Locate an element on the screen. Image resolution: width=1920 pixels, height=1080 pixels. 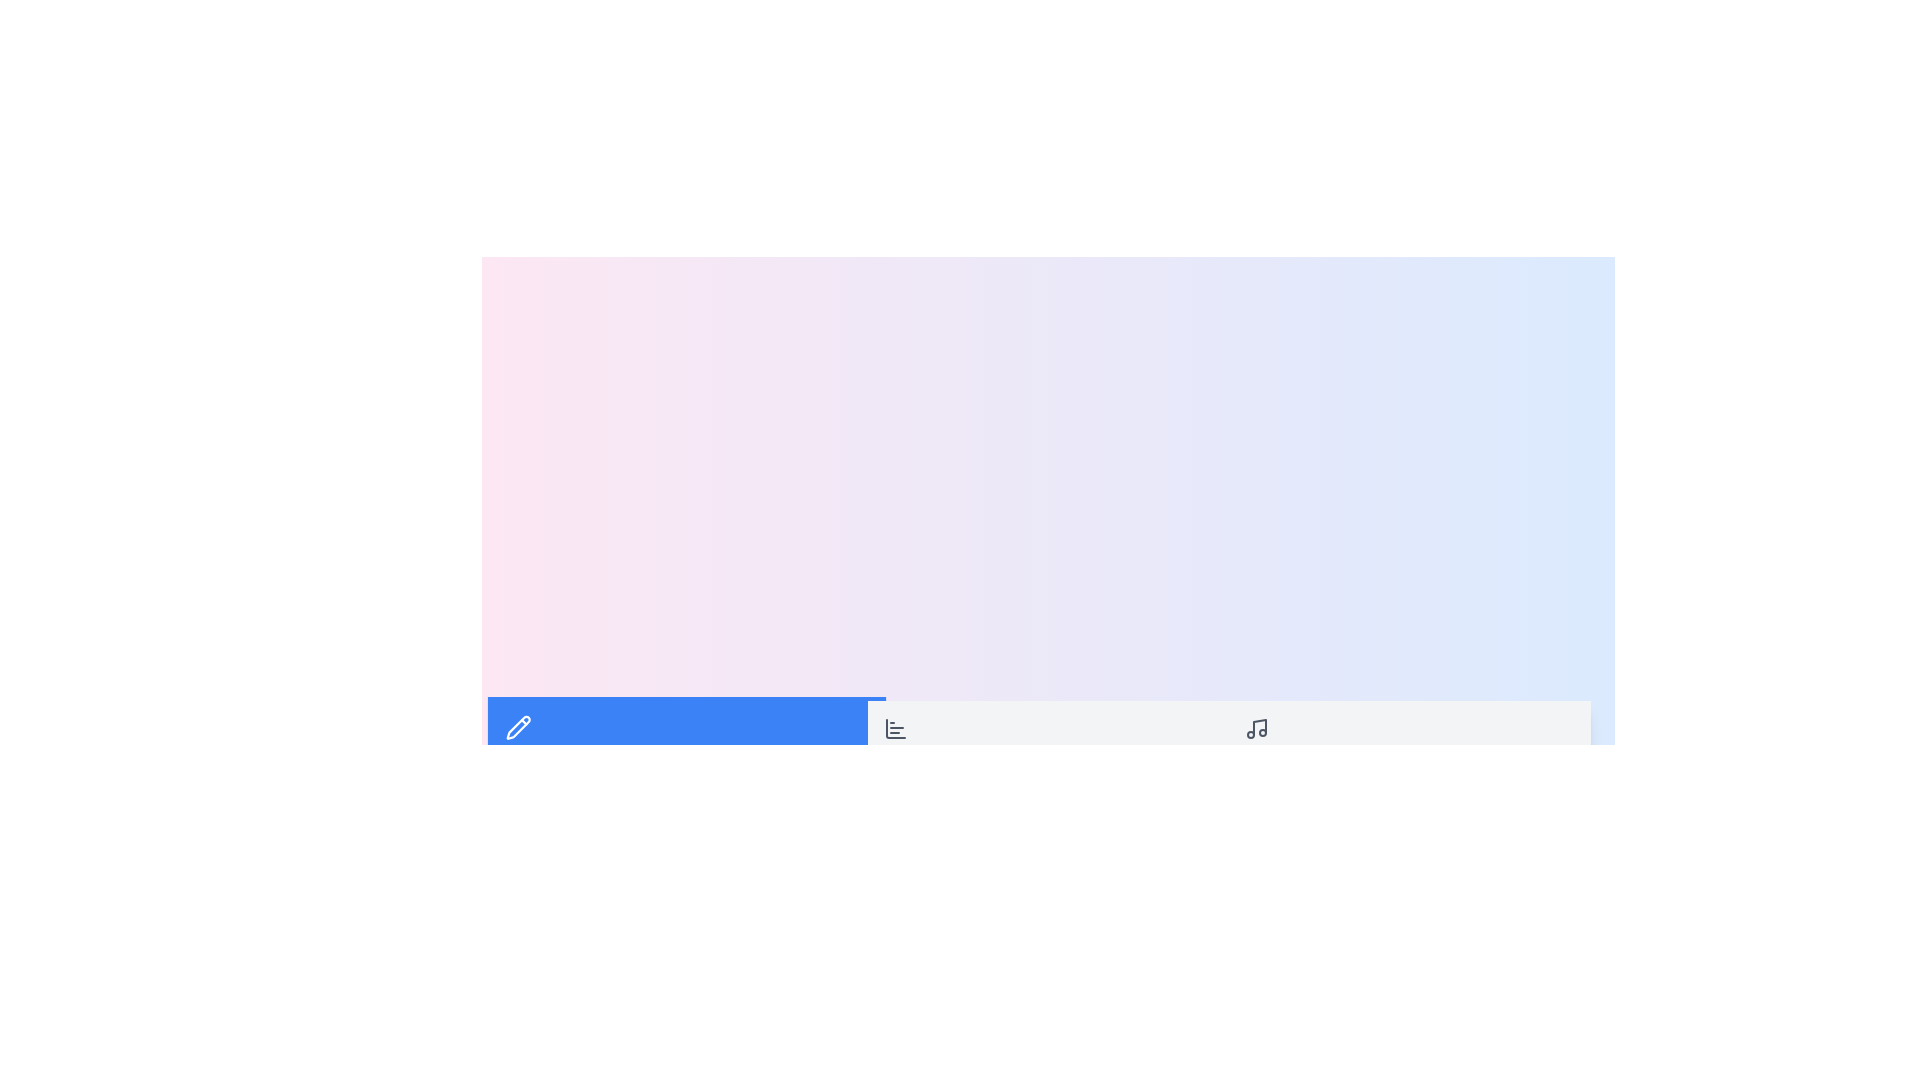
the tab labeled Analytics to view its content is located at coordinates (1047, 740).